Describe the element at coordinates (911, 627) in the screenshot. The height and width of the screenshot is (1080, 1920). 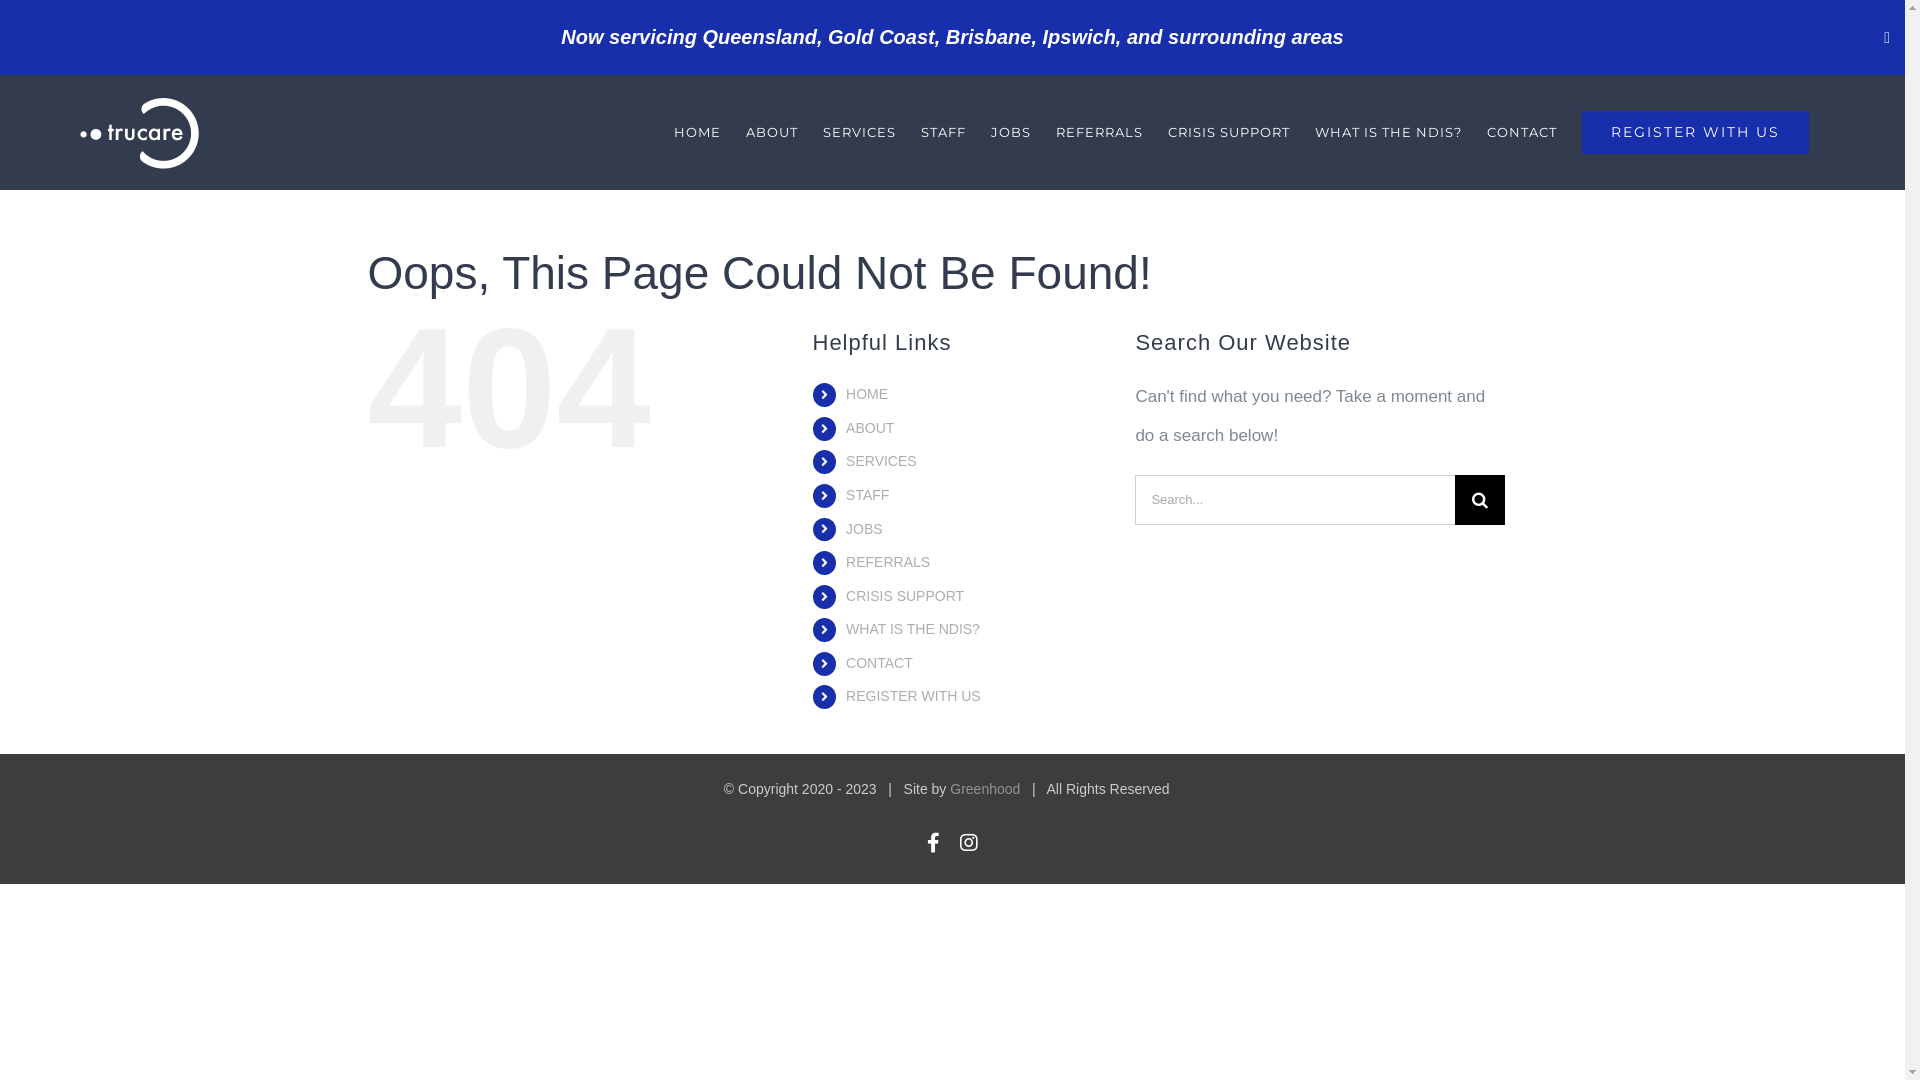
I see `'WHAT IS THE NDIS?'` at that location.